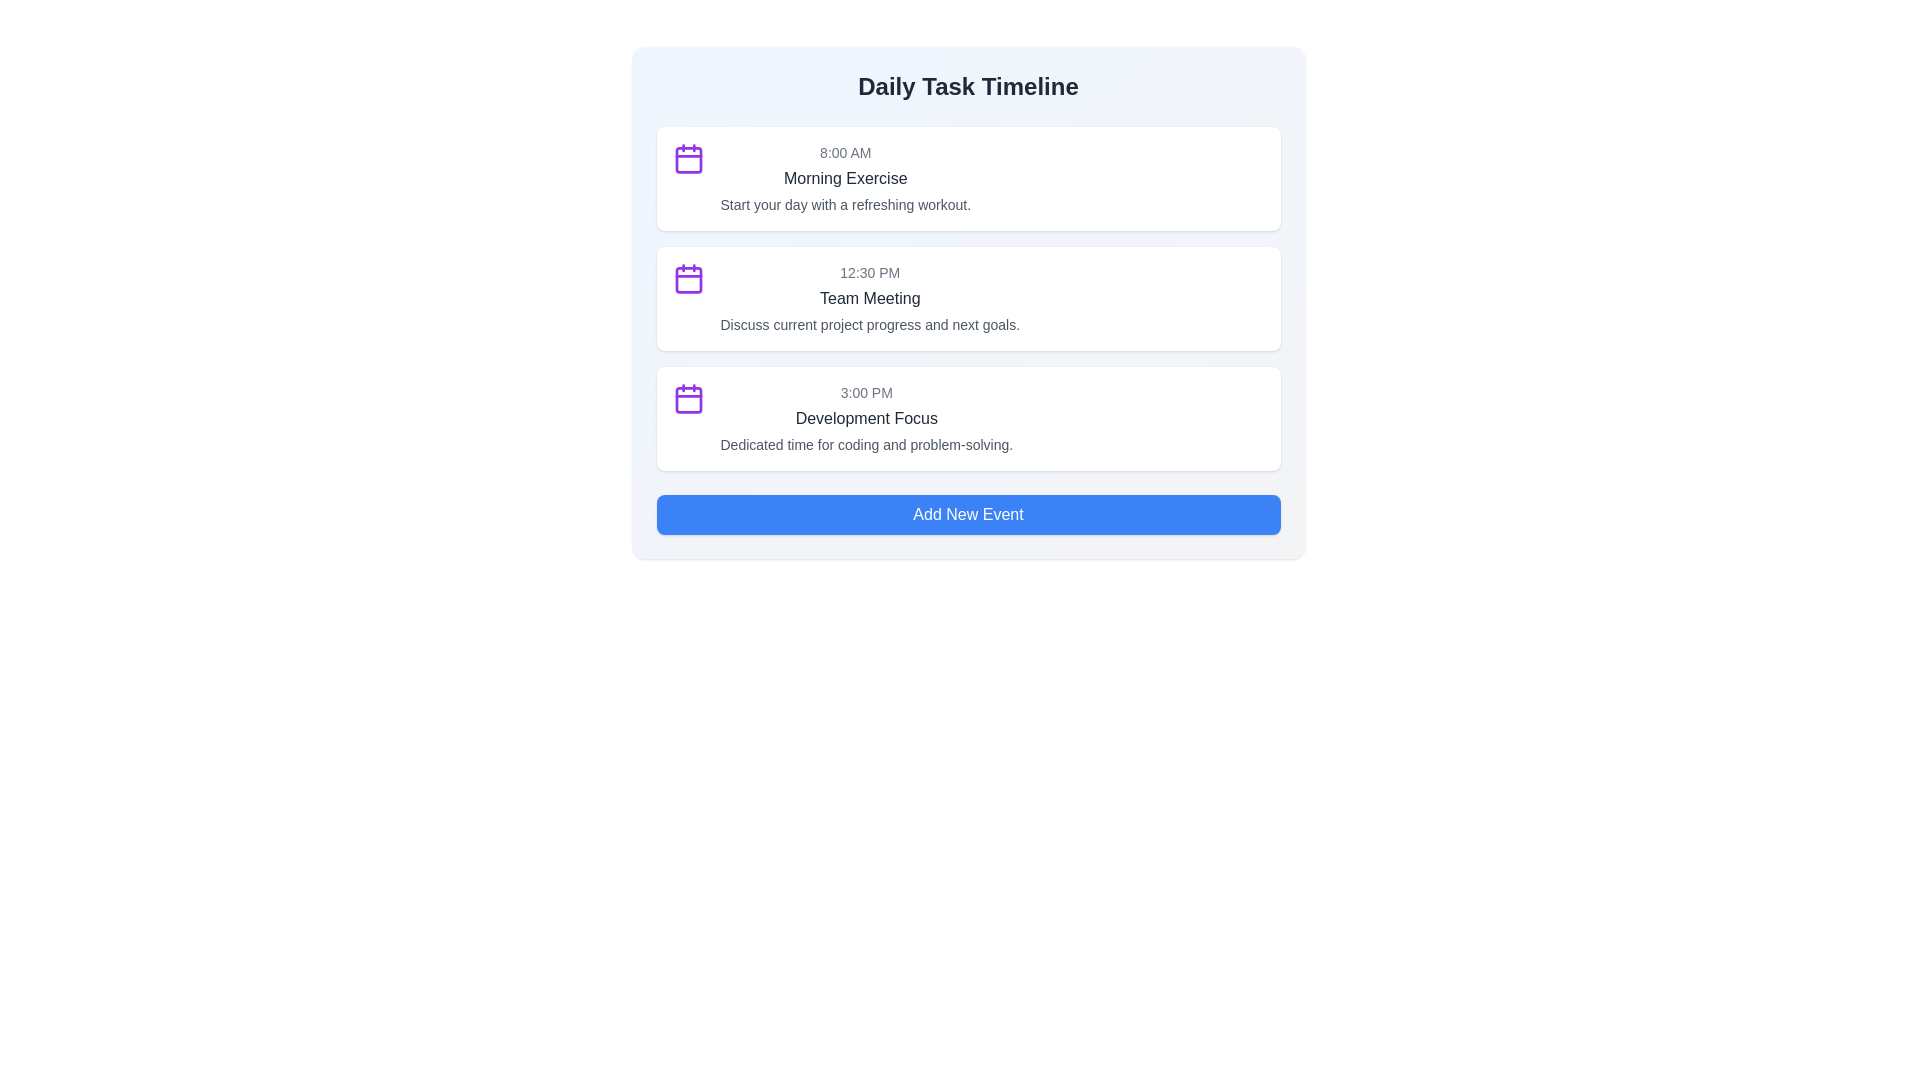 The width and height of the screenshot is (1920, 1080). What do you see at coordinates (688, 278) in the screenshot?
I see `the calendar icon representing the '12:30 PM - Team Meeting' task card, which is styled with a purple color and features two horizontal bars within a rounded square outline` at bounding box center [688, 278].